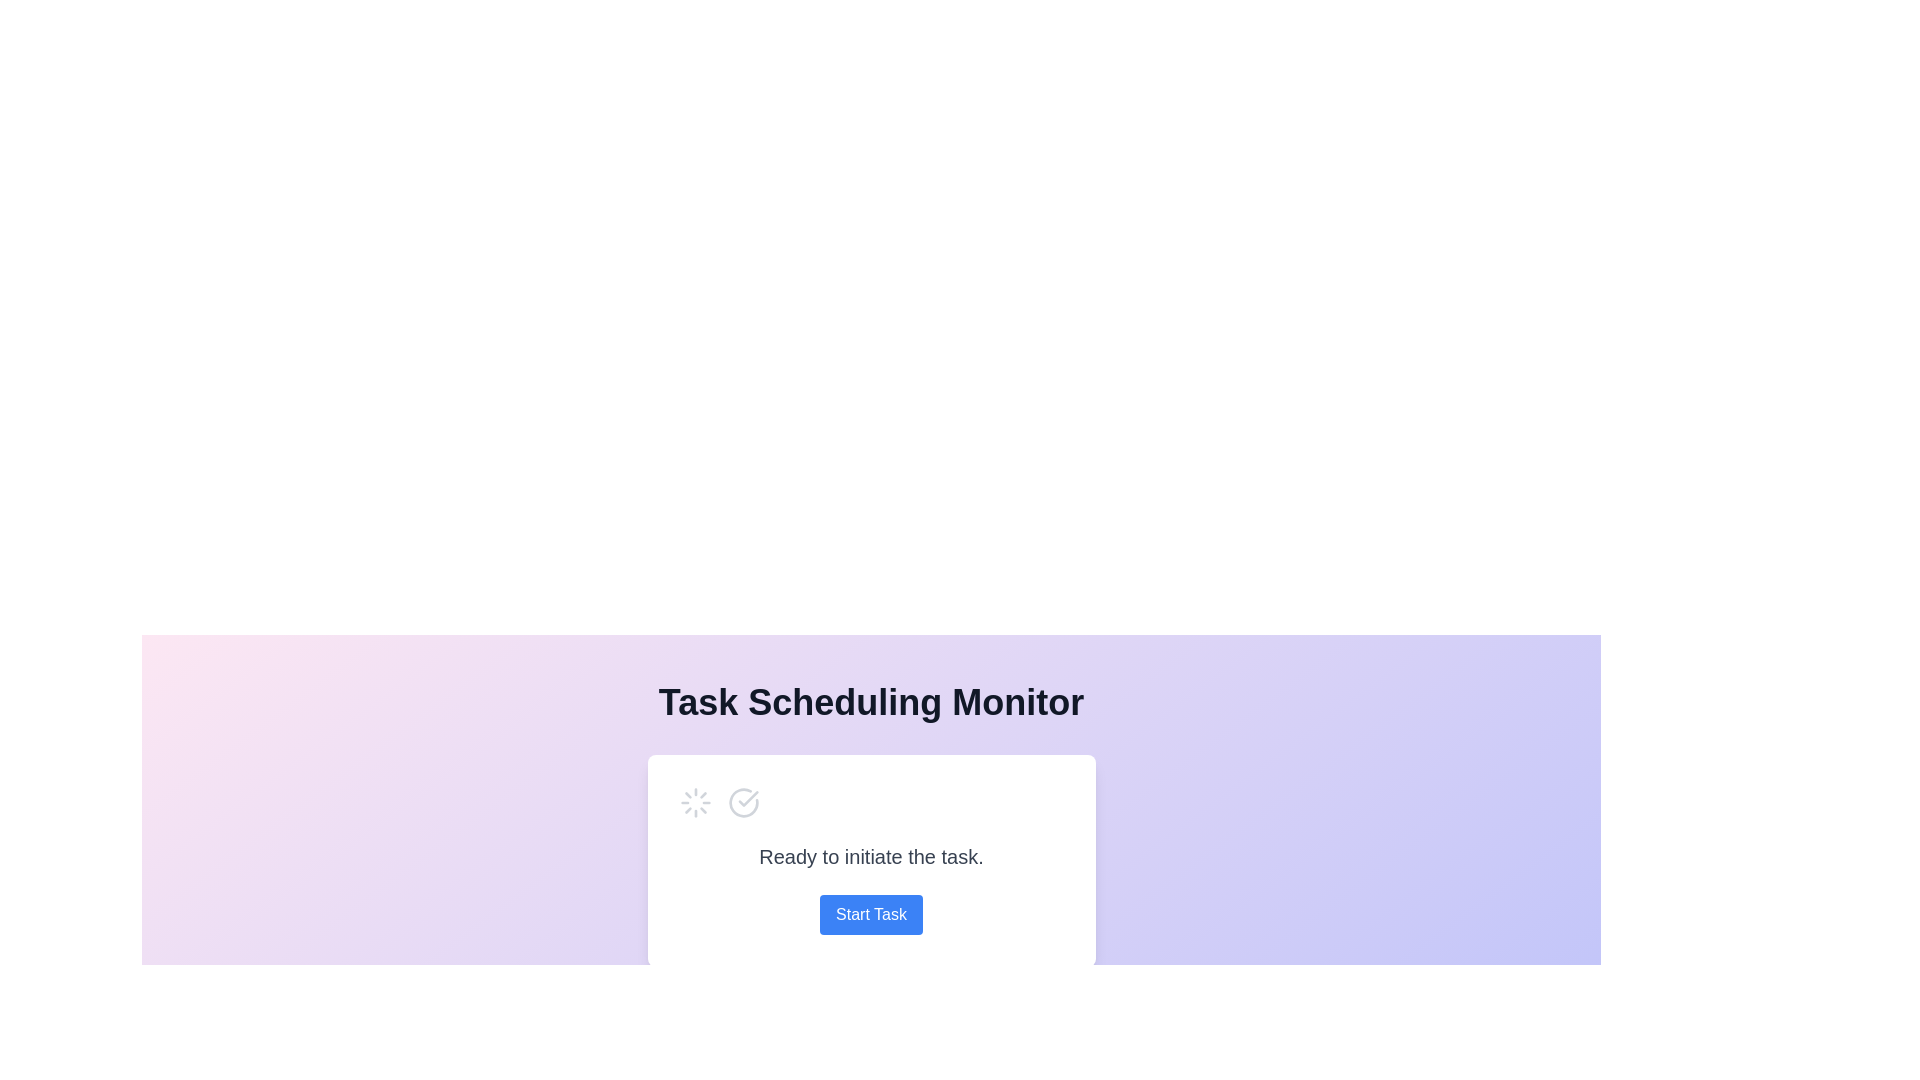 Image resolution: width=1920 pixels, height=1080 pixels. Describe the element at coordinates (871, 914) in the screenshot. I see `the rectangular 'Start Task' button with rounded corners and a blue background to observe the hover effect` at that location.